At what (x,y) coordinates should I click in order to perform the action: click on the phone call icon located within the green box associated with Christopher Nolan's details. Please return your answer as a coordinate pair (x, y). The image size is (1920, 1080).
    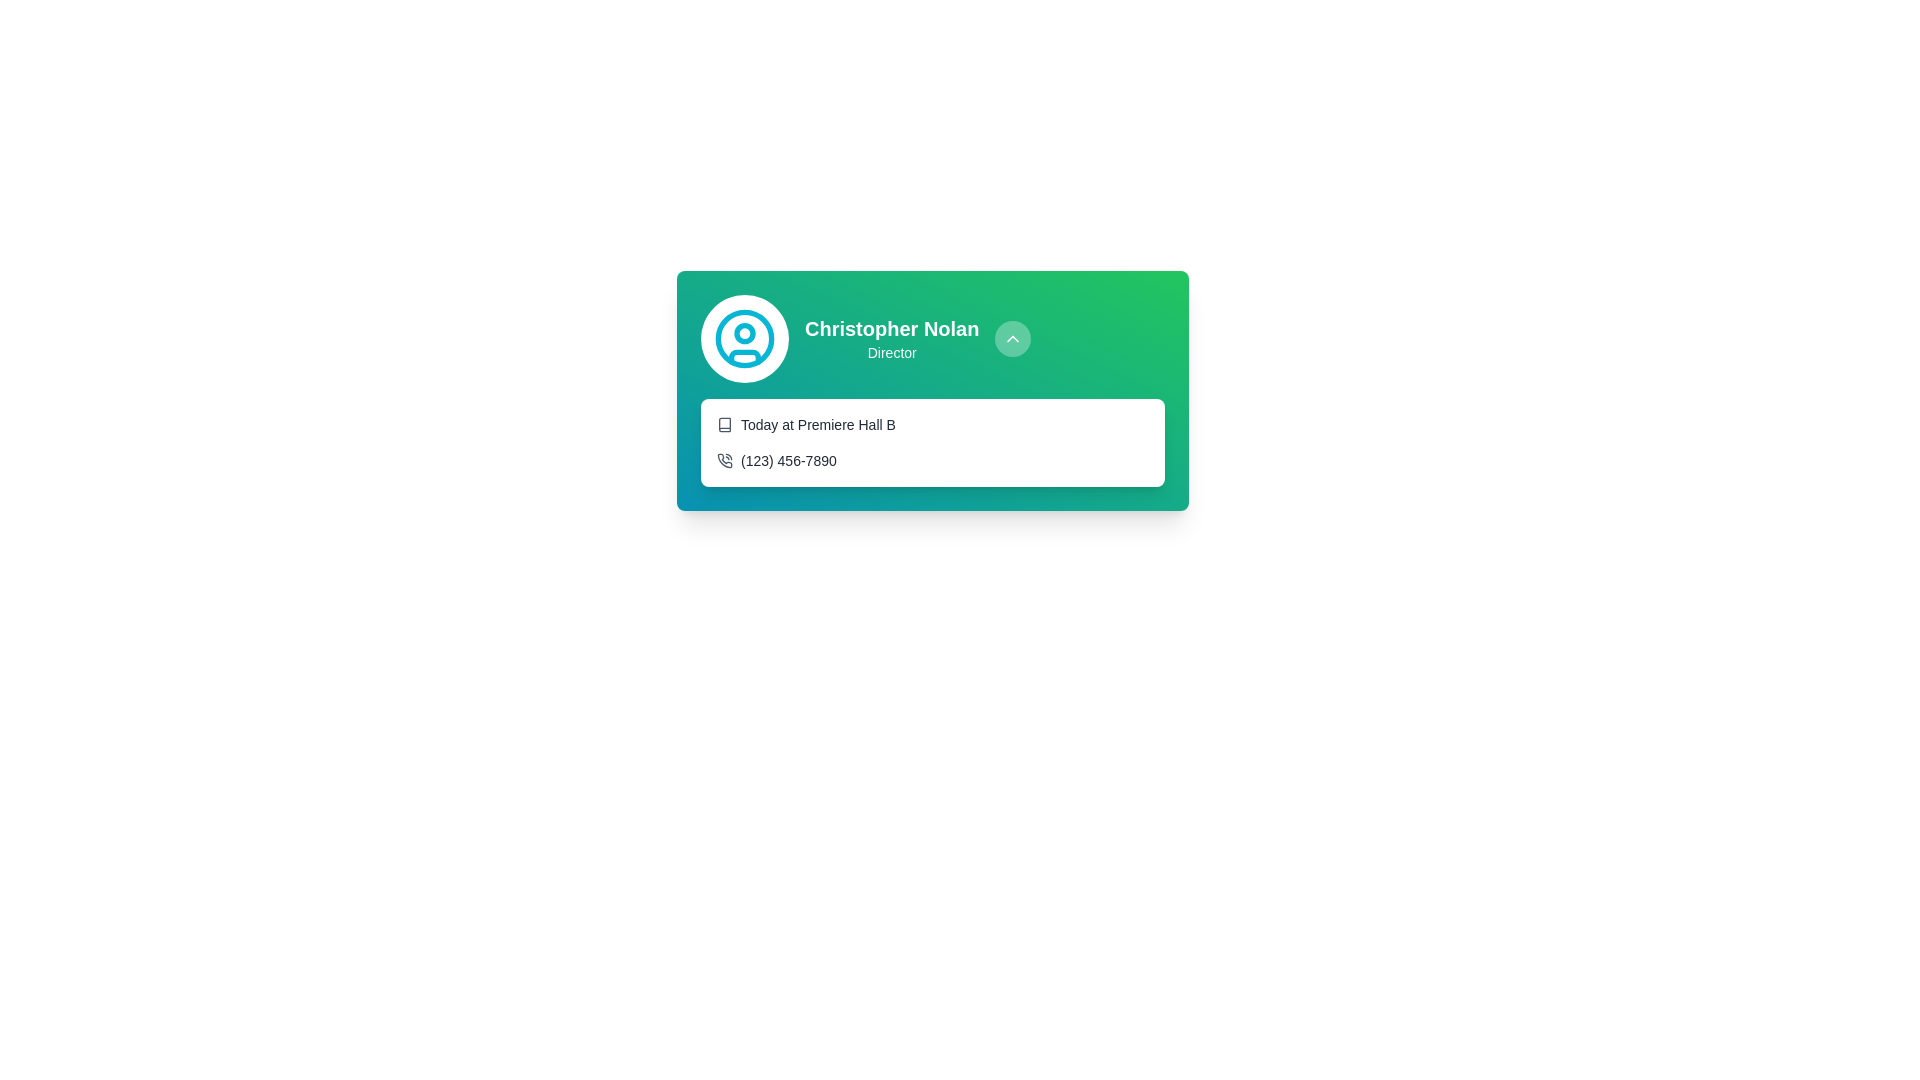
    Looking at the image, I should click on (723, 460).